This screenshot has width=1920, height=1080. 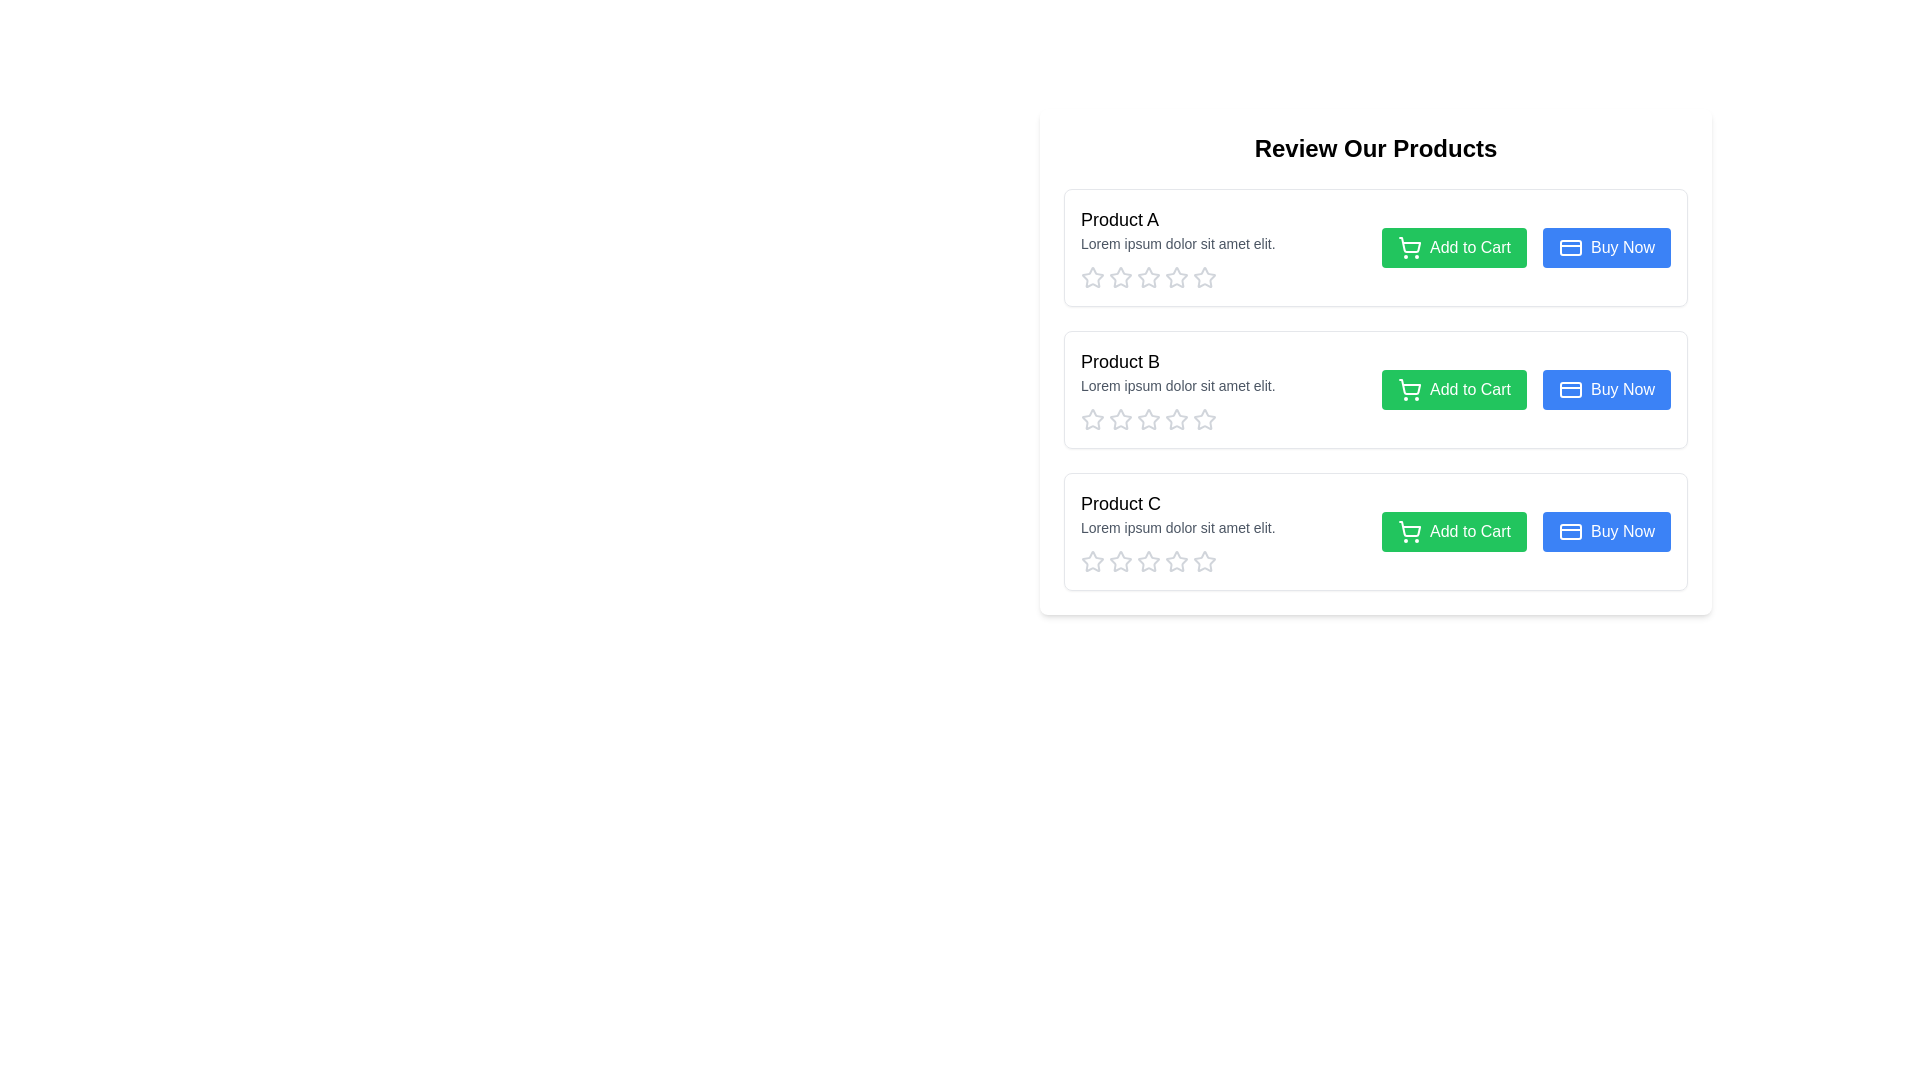 I want to click on the 'Add to Cart' button located in the first row of the product list to observe the hover effect, so click(x=1454, y=246).